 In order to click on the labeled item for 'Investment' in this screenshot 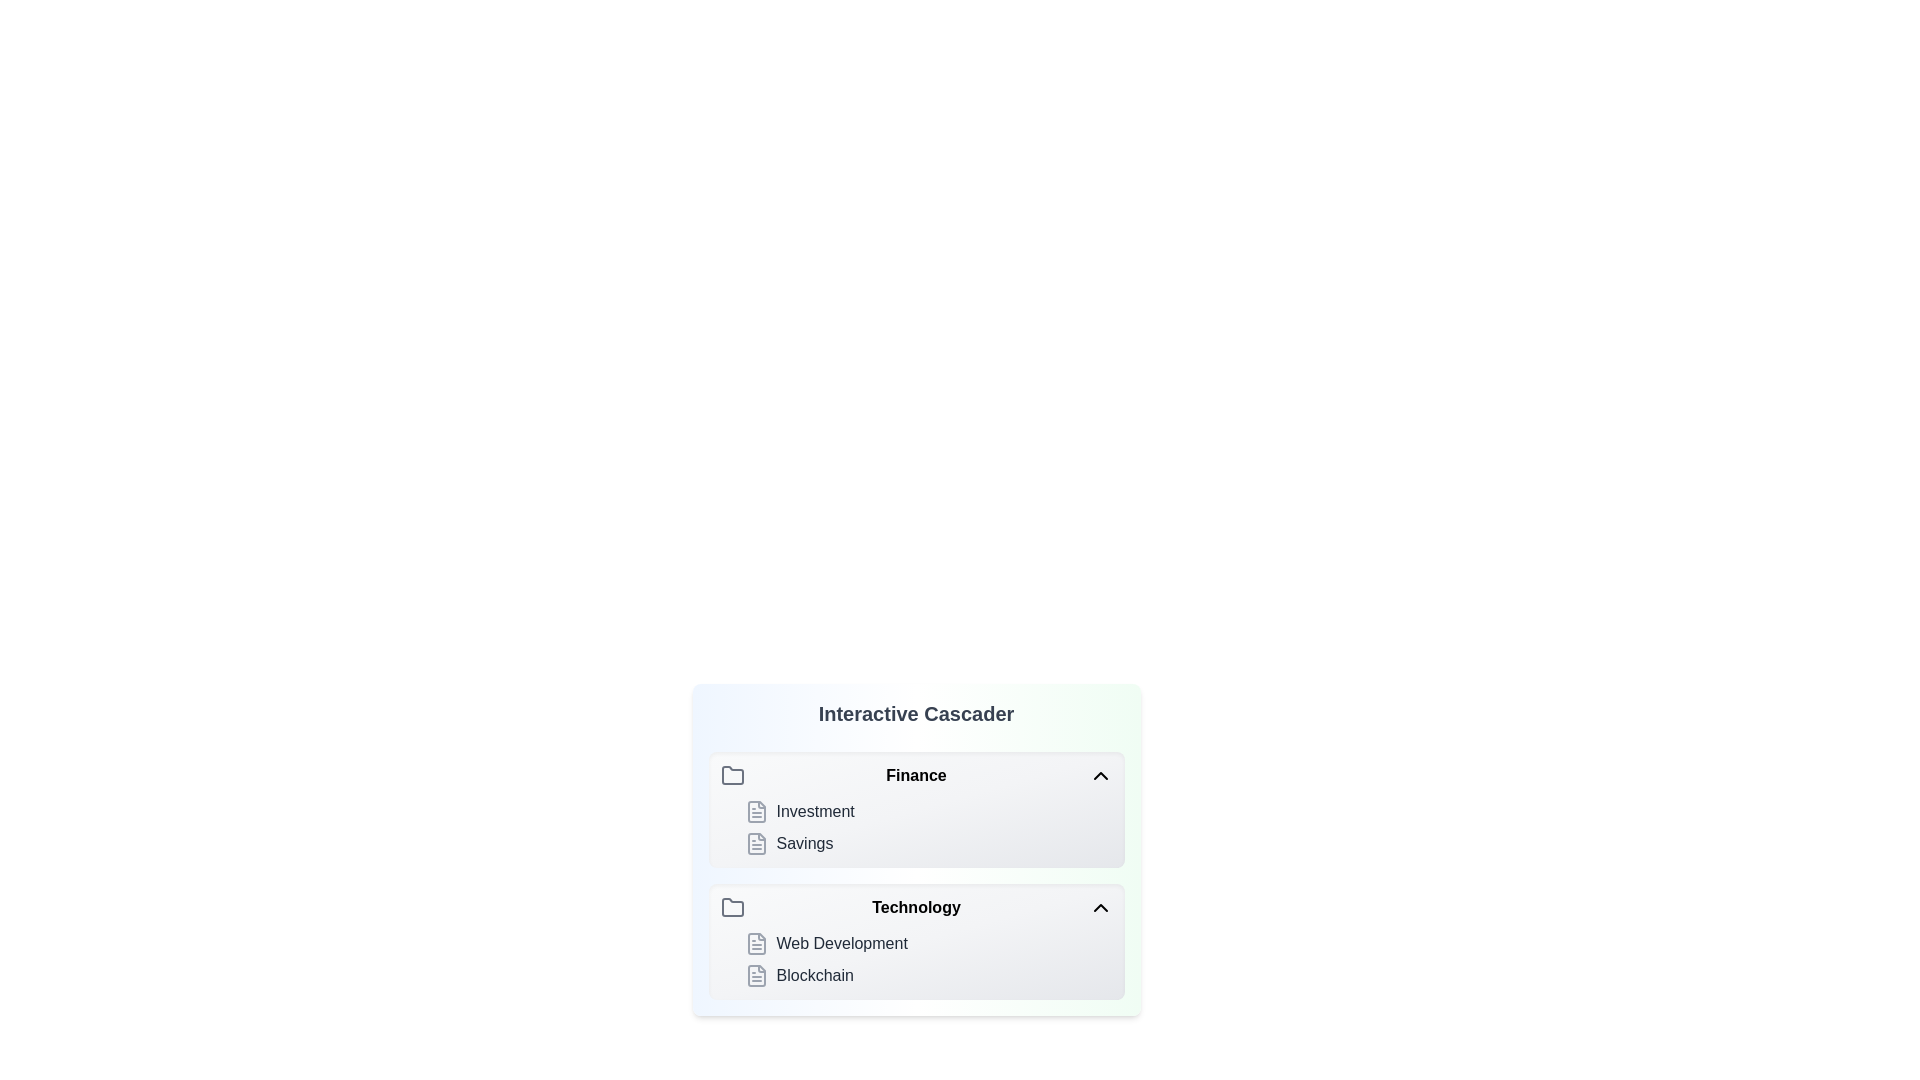, I will do `click(927, 812)`.